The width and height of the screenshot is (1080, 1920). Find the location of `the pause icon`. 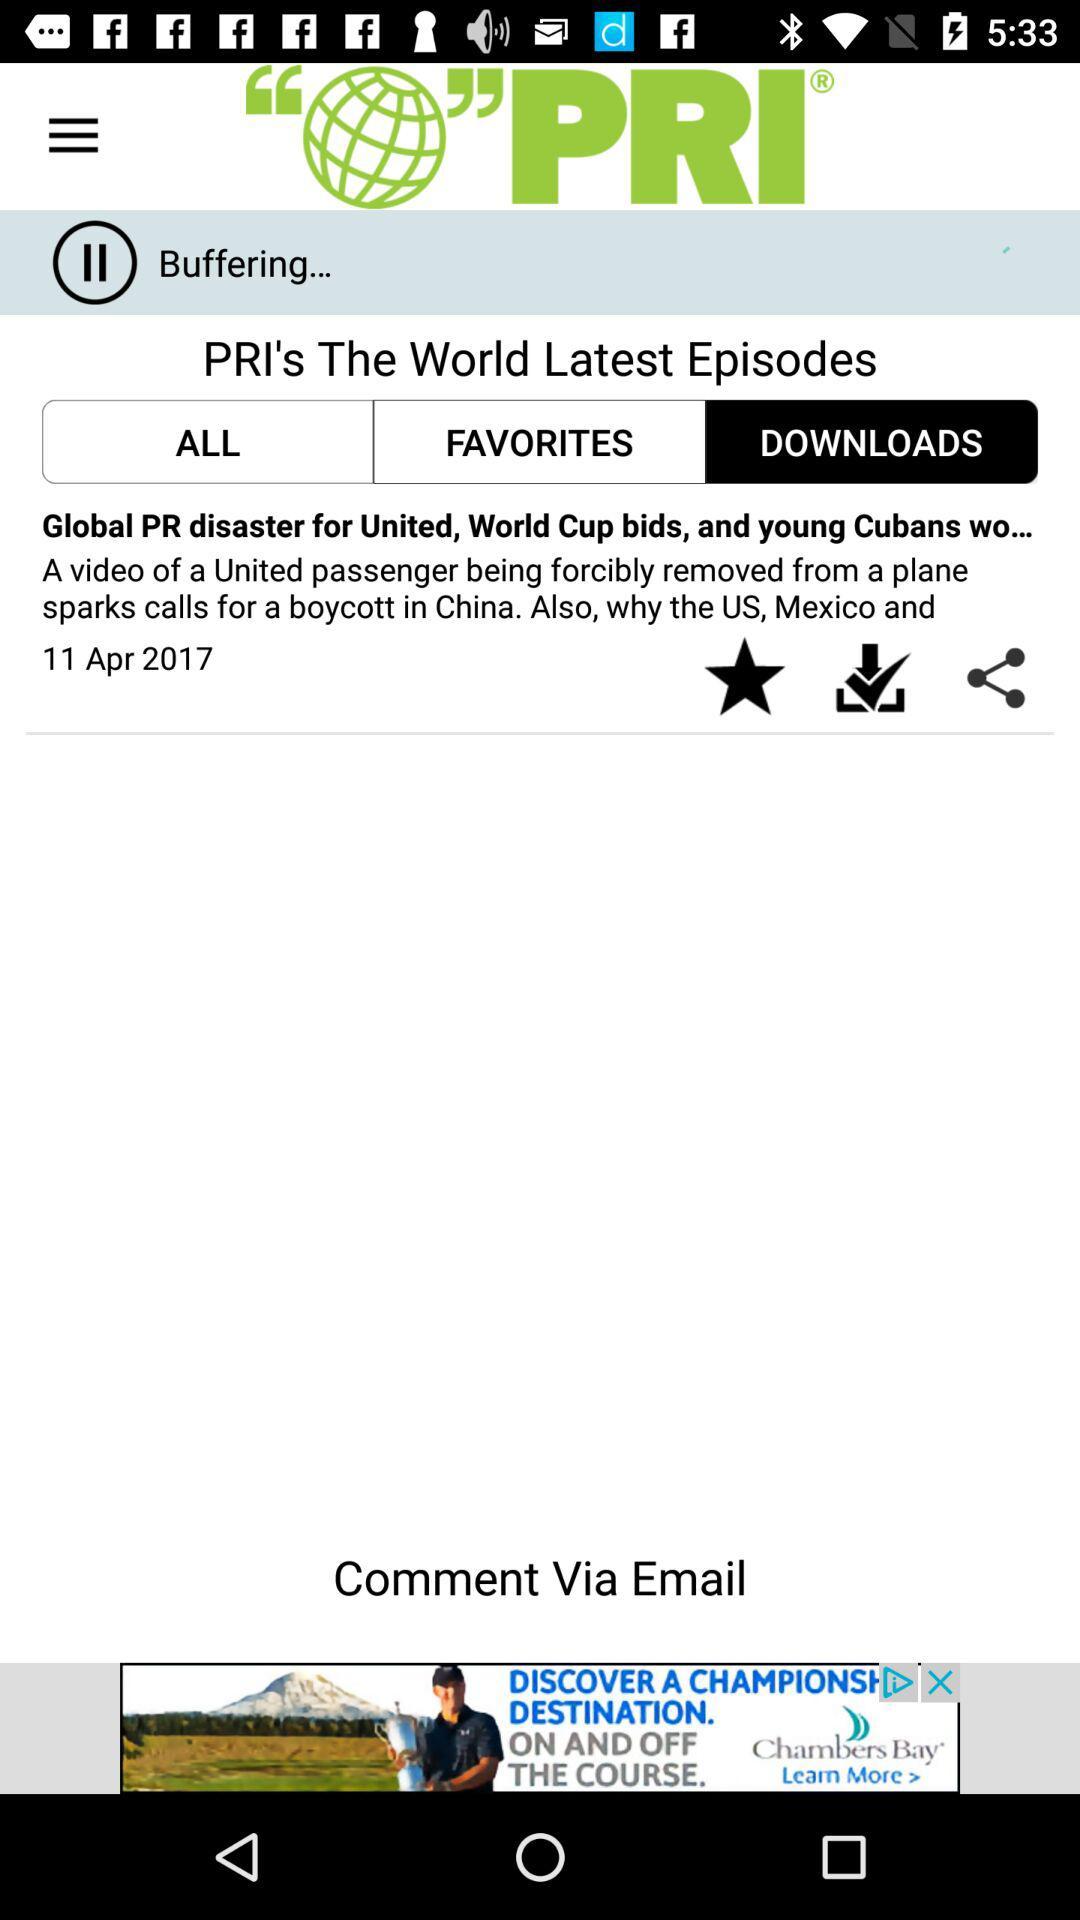

the pause icon is located at coordinates (94, 261).